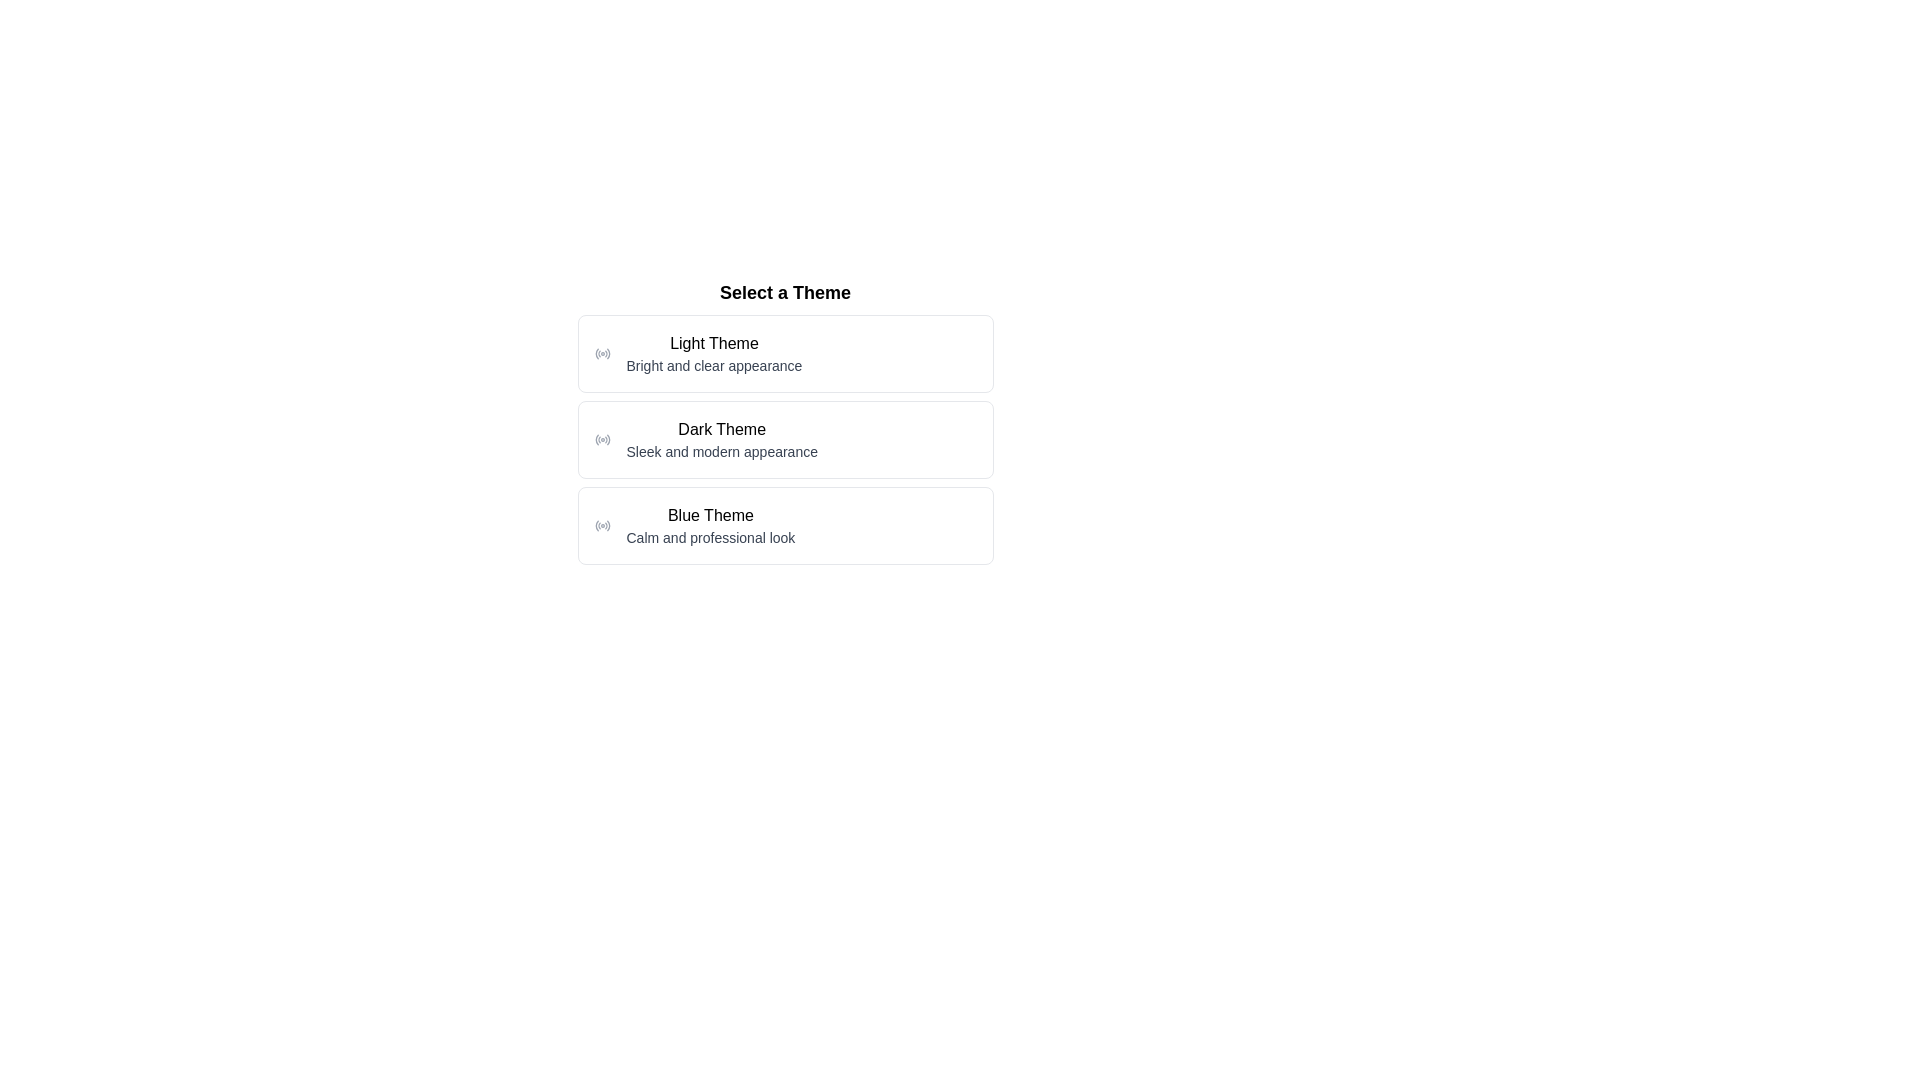  Describe the element at coordinates (710, 524) in the screenshot. I see `the 'Blue Theme' informational snippet, which is the third option in a vertical set of theme options` at that location.